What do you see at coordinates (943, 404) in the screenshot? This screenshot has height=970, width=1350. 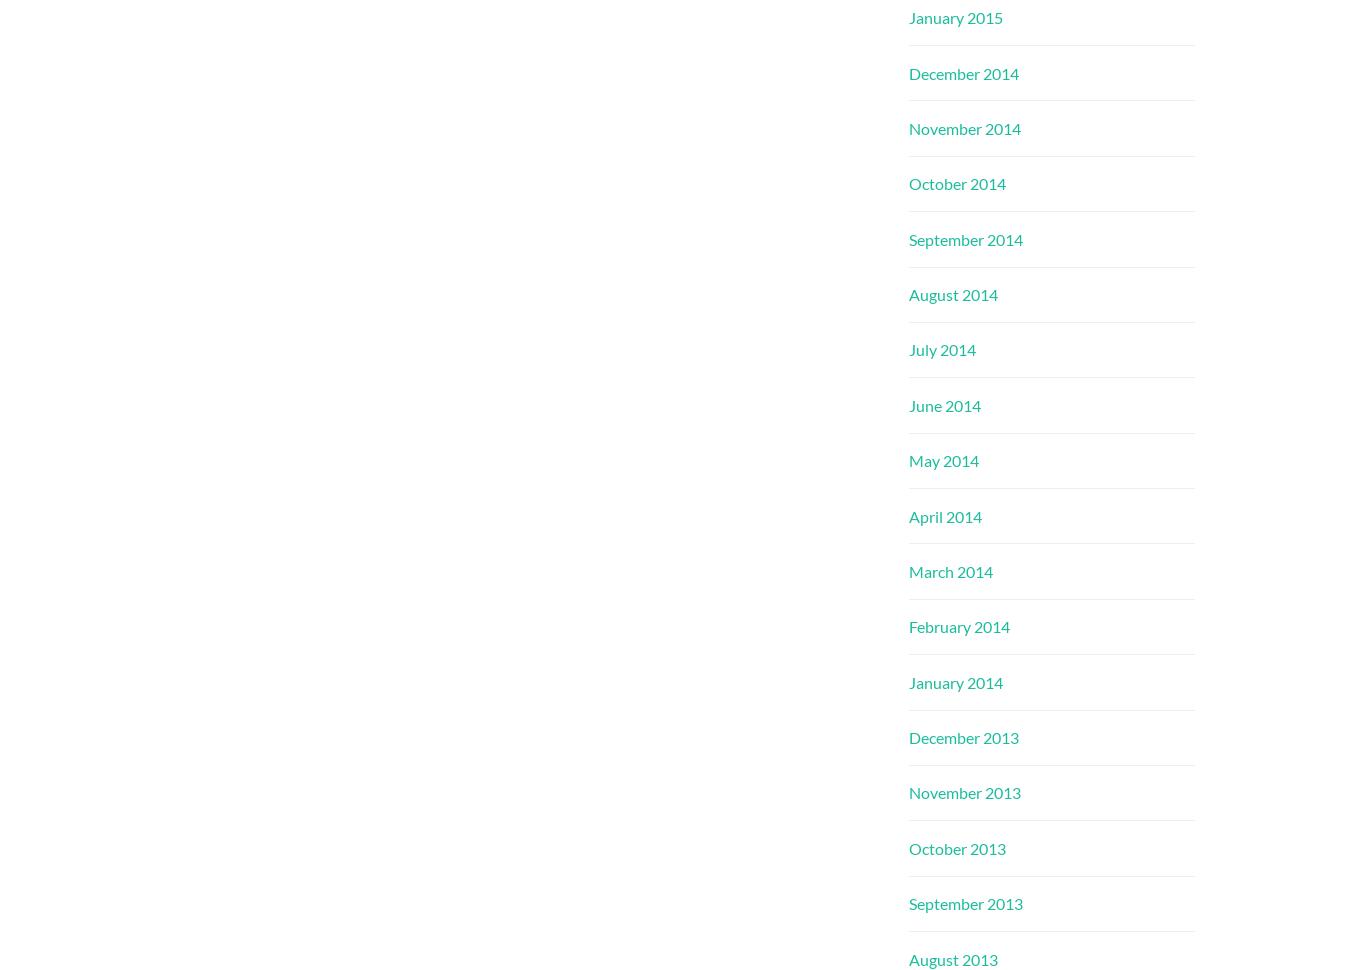 I see `'June 2014'` at bounding box center [943, 404].